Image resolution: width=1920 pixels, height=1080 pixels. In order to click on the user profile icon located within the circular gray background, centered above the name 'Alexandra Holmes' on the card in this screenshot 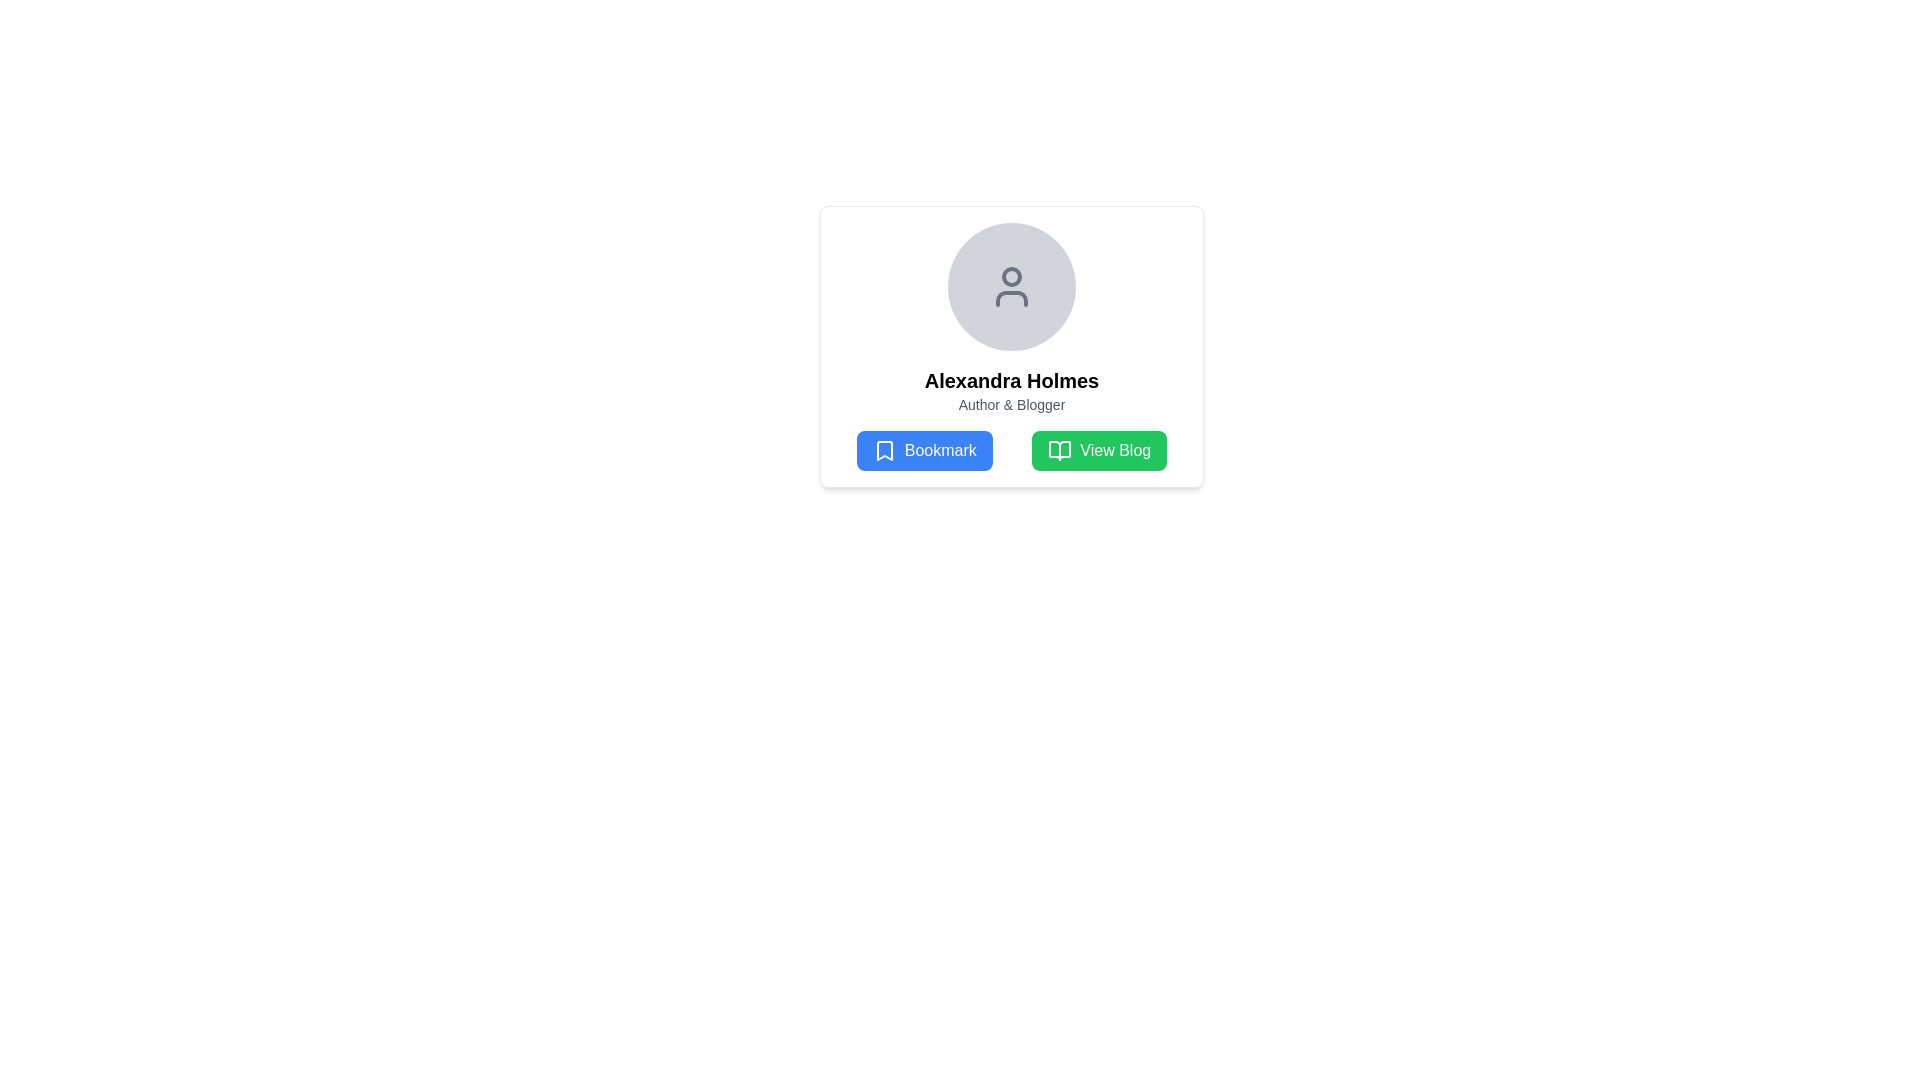, I will do `click(1012, 286)`.